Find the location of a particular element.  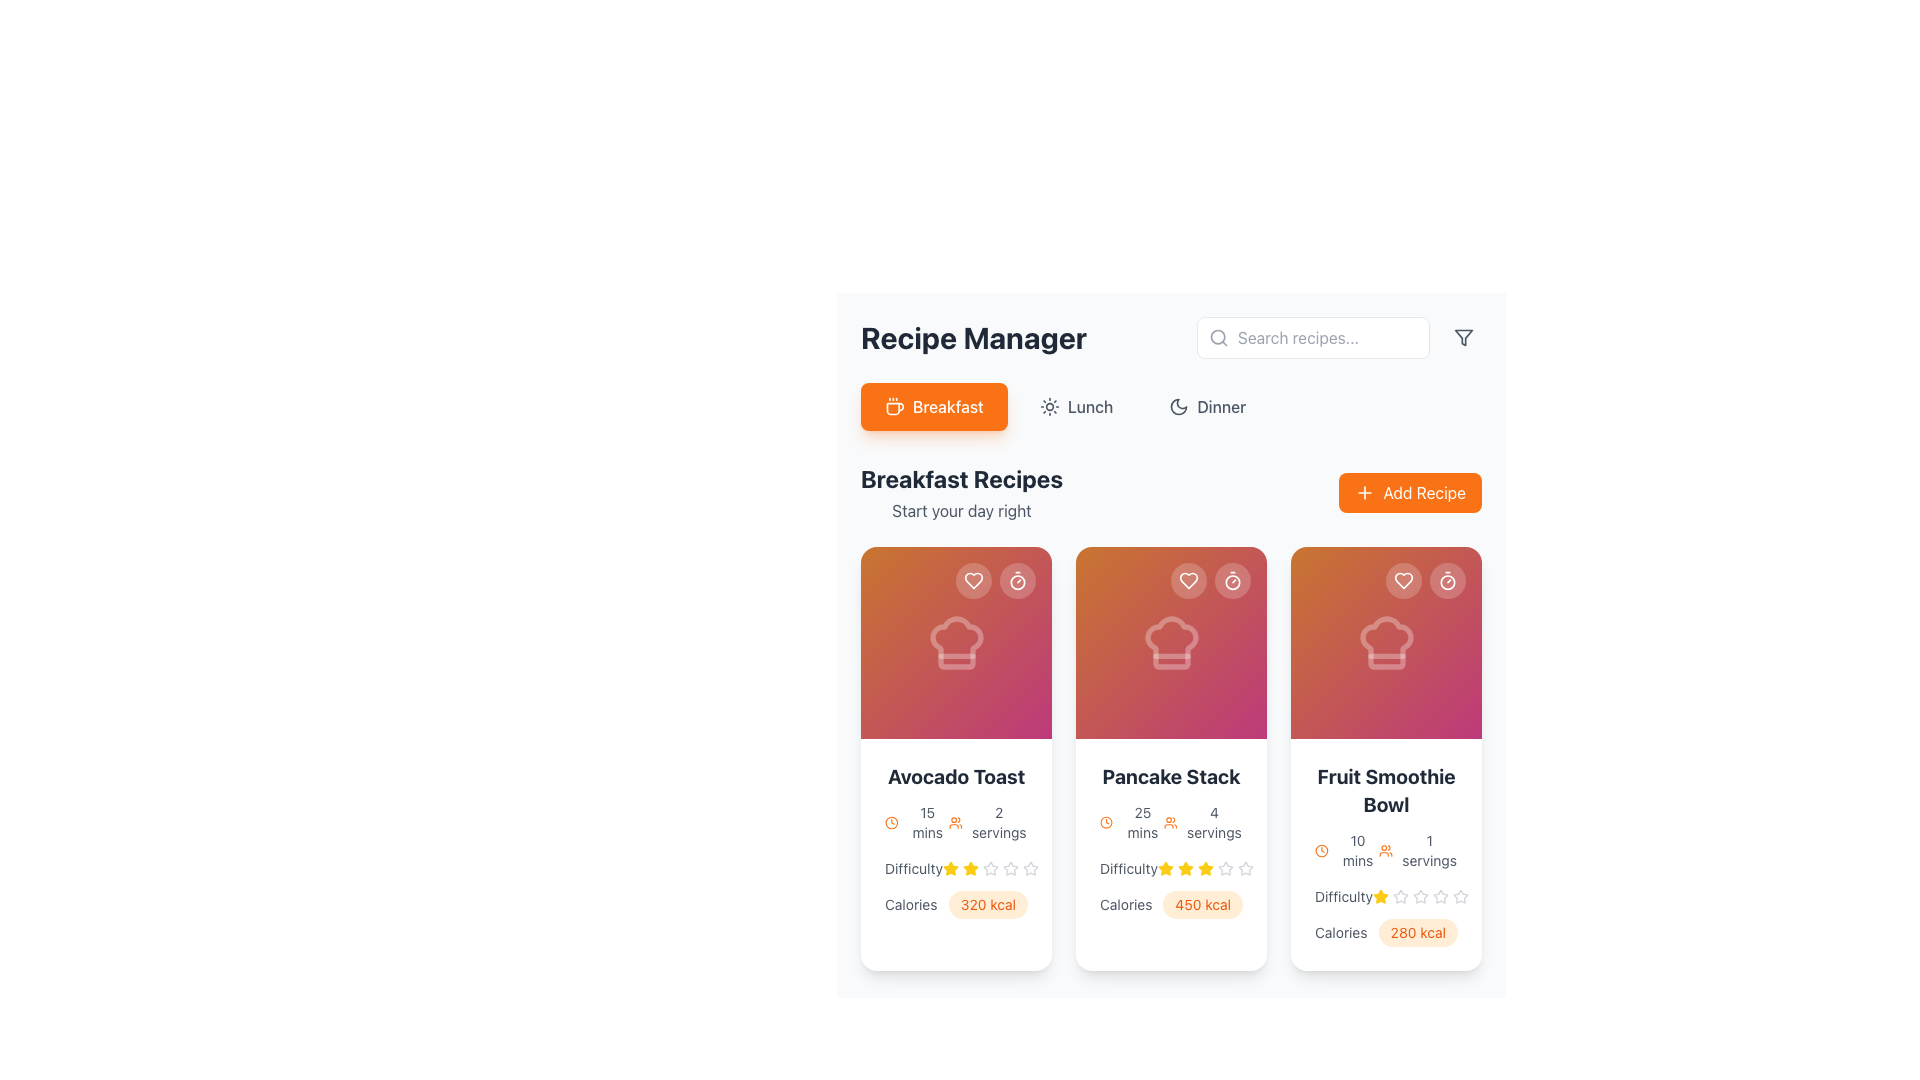

the second star icon in the difficulty rating component of the 'Fruit Smoothie Bowl' card is located at coordinates (1419, 895).